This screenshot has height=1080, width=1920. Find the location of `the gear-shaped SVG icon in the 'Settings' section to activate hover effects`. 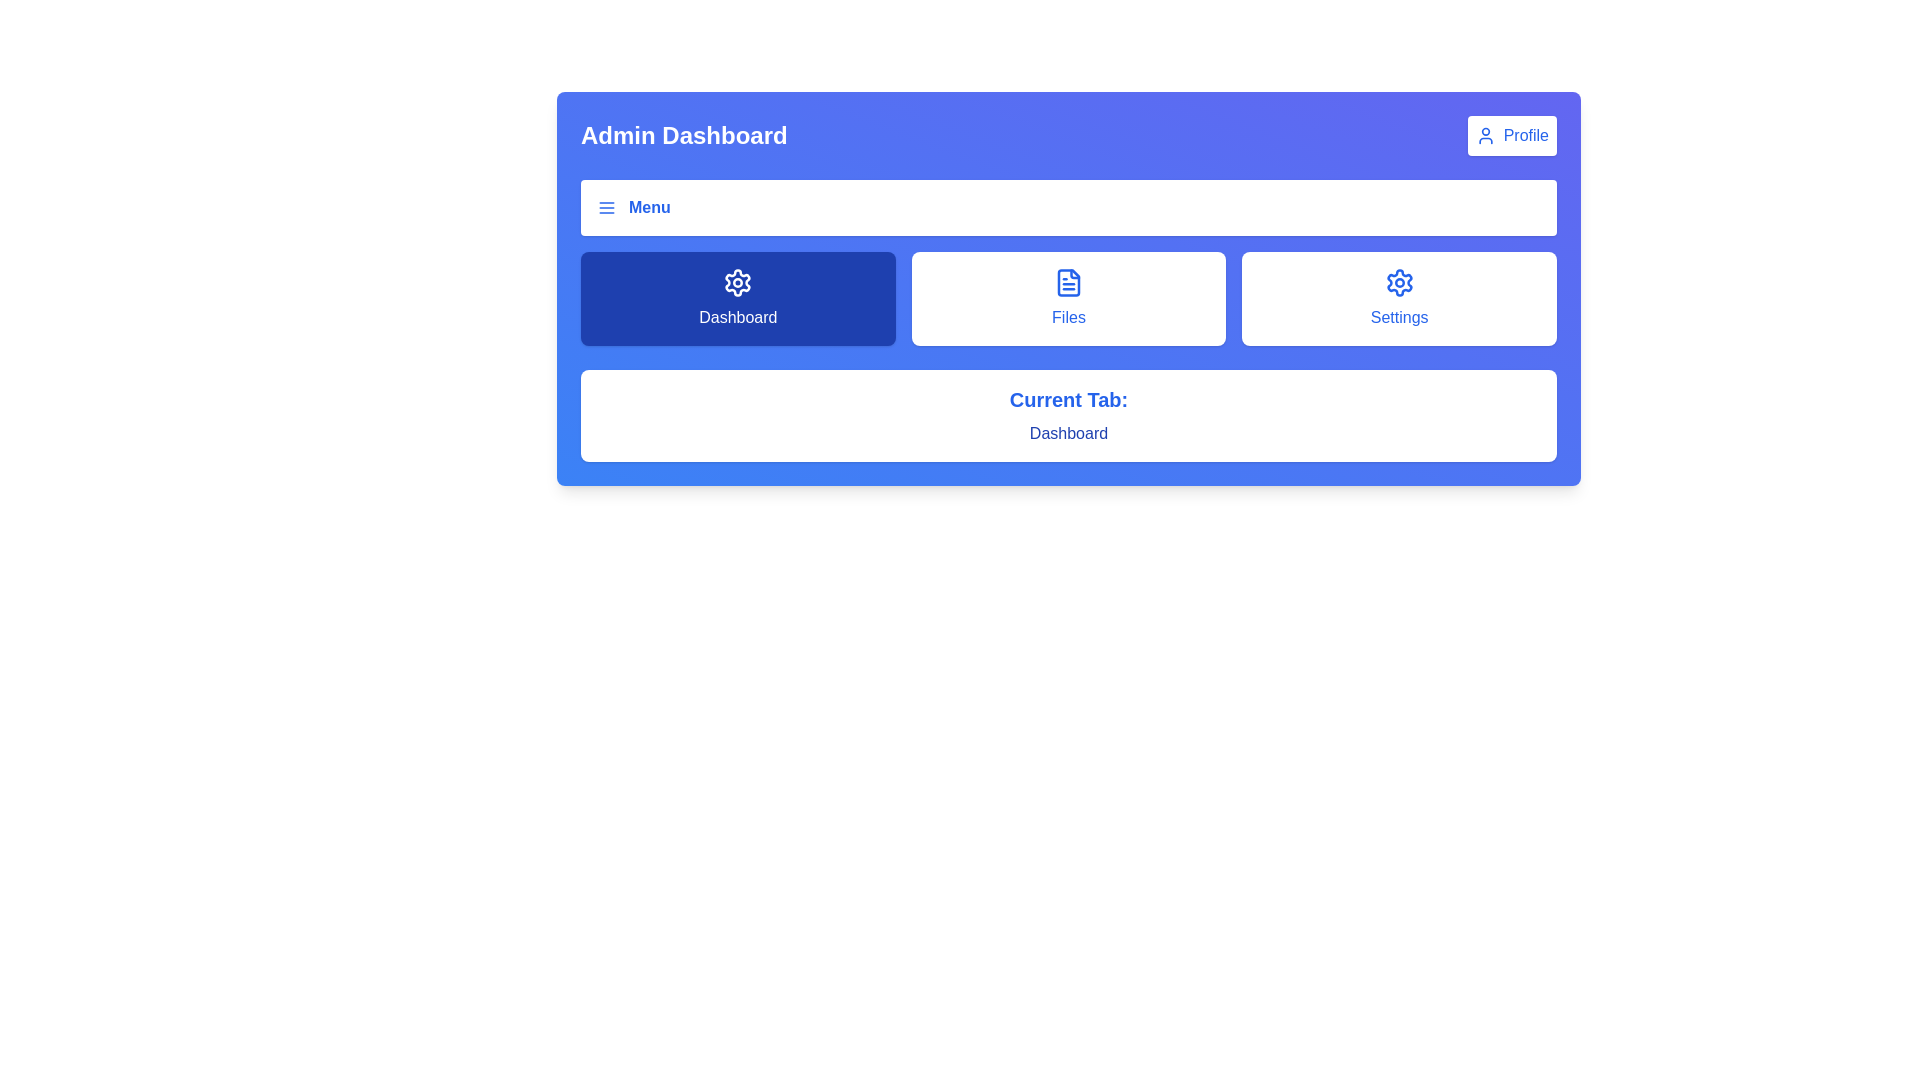

the gear-shaped SVG icon in the 'Settings' section to activate hover effects is located at coordinates (1398, 282).